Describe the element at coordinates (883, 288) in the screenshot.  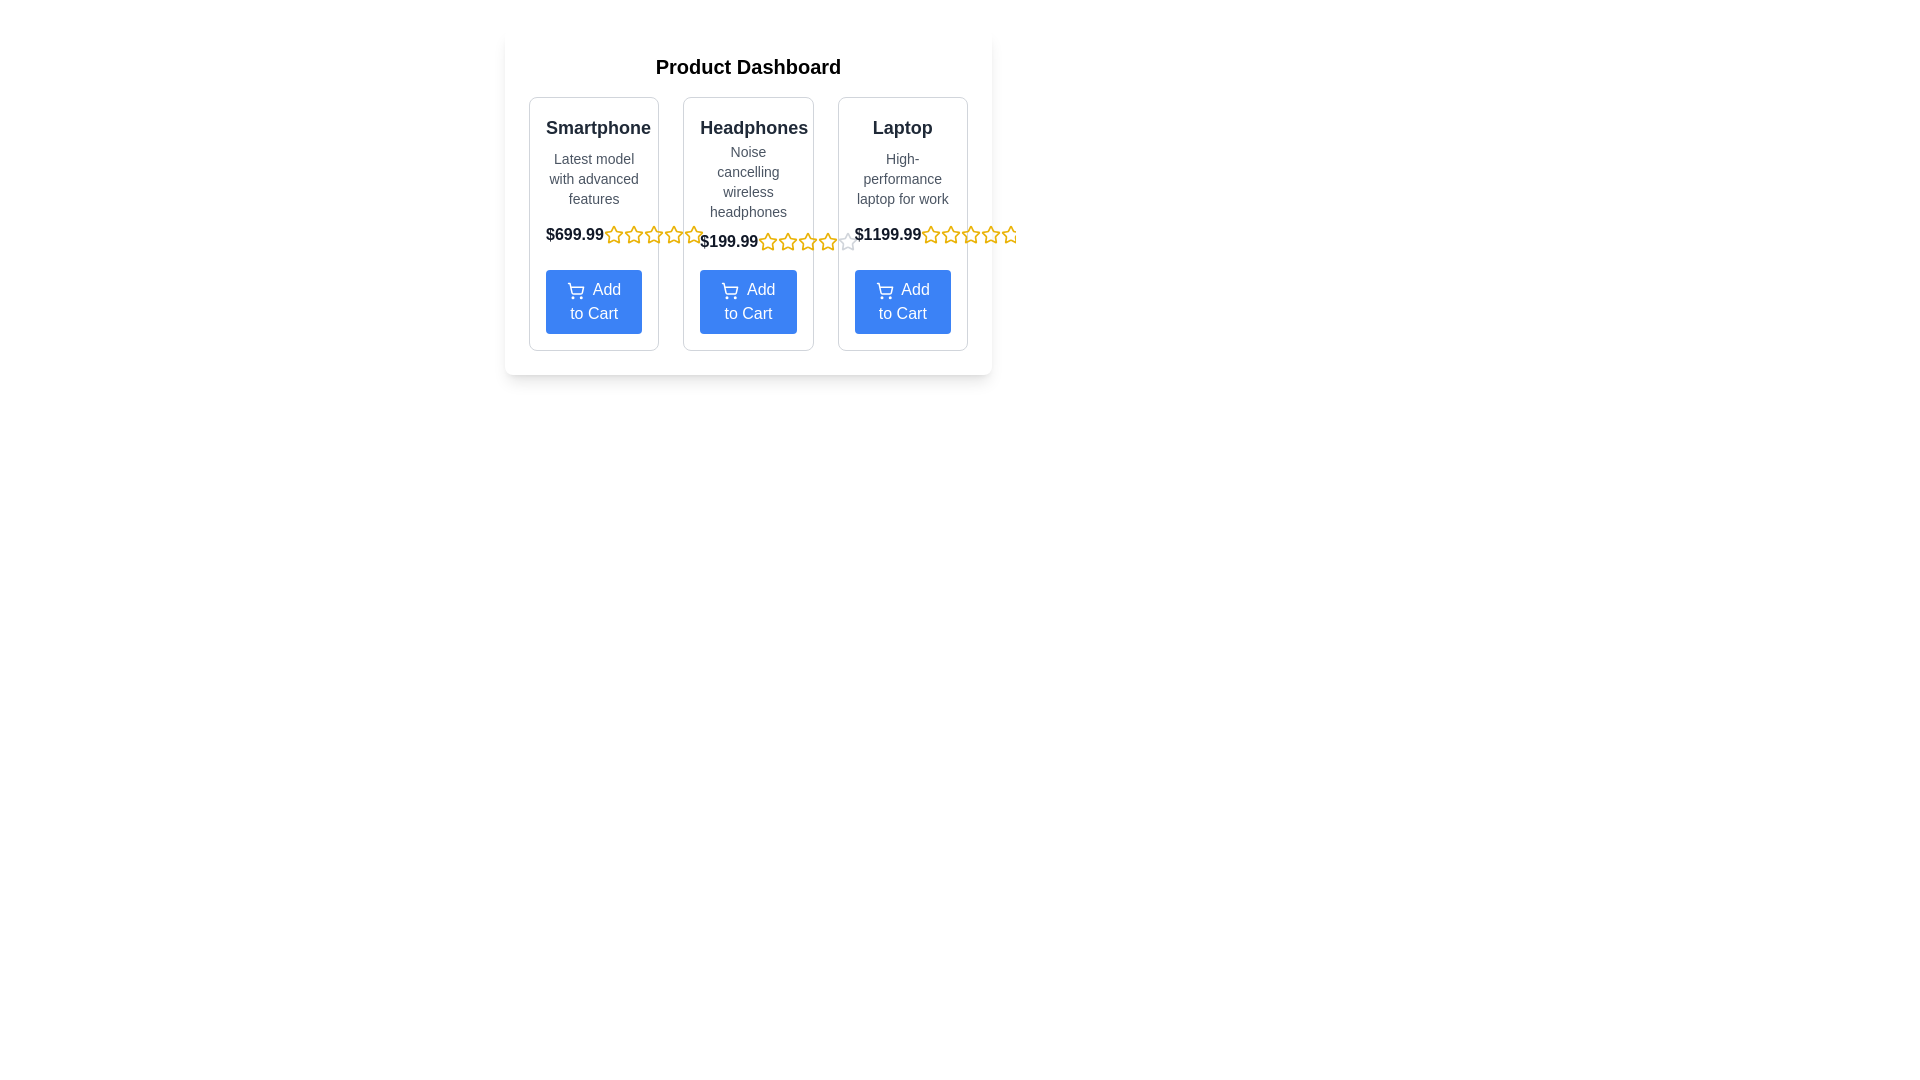
I see `the shopping cart icon within the 'Add to Cart' button located below the third product card titled 'Laptop'` at that location.